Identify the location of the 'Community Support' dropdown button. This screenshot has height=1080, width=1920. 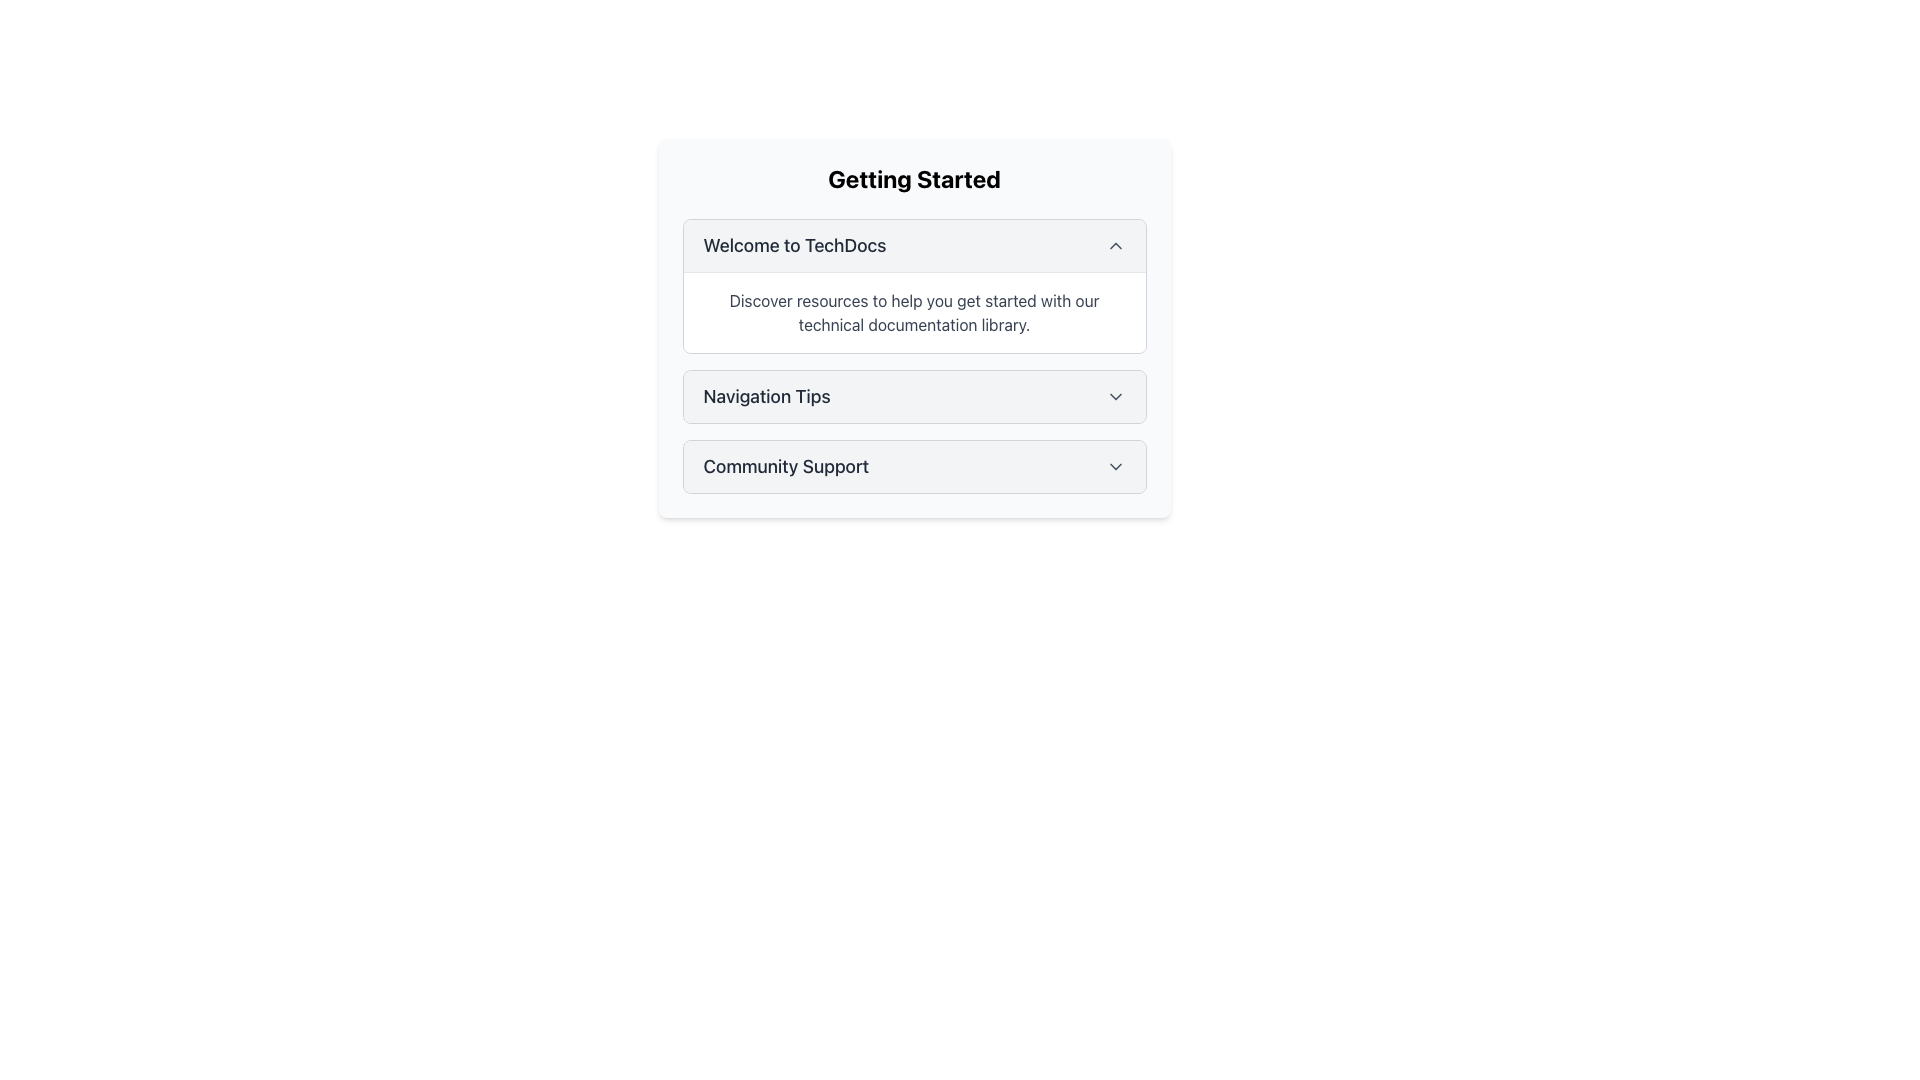
(913, 466).